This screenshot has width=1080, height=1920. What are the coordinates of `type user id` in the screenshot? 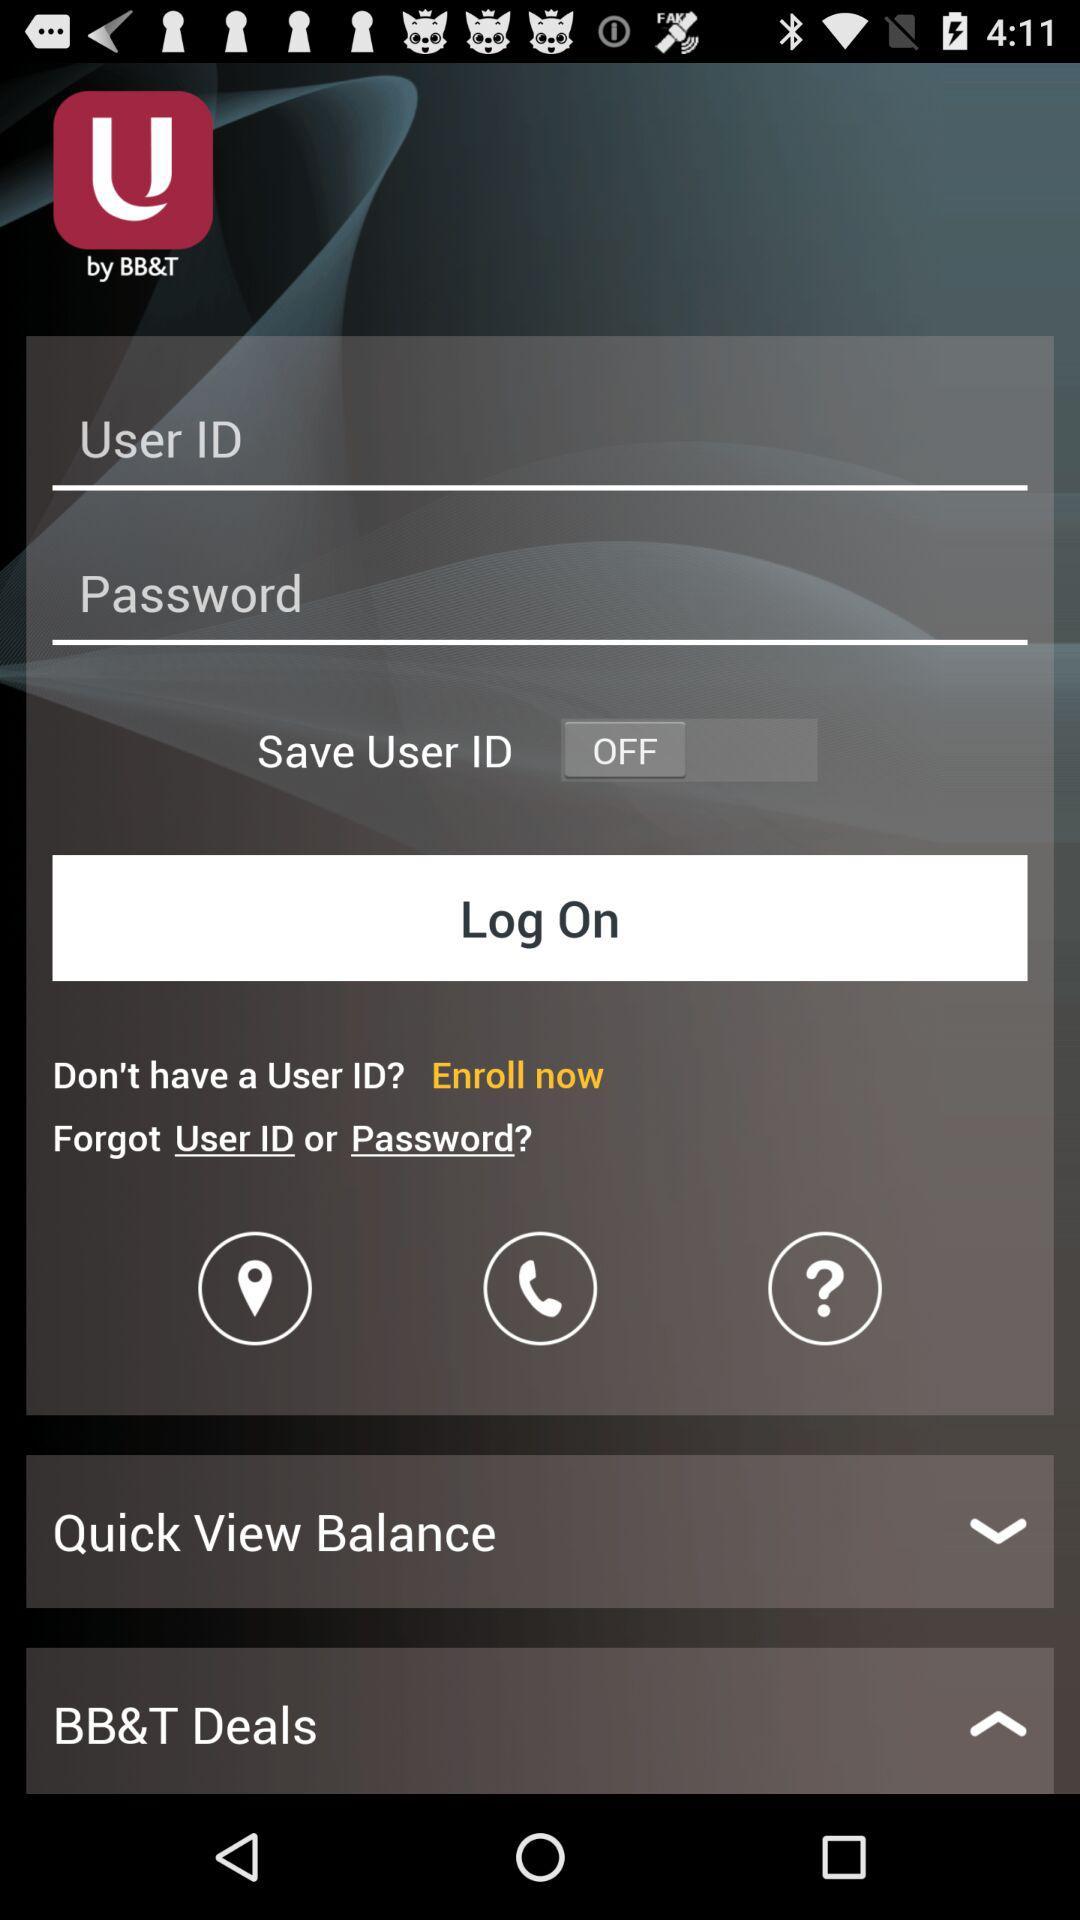 It's located at (540, 443).